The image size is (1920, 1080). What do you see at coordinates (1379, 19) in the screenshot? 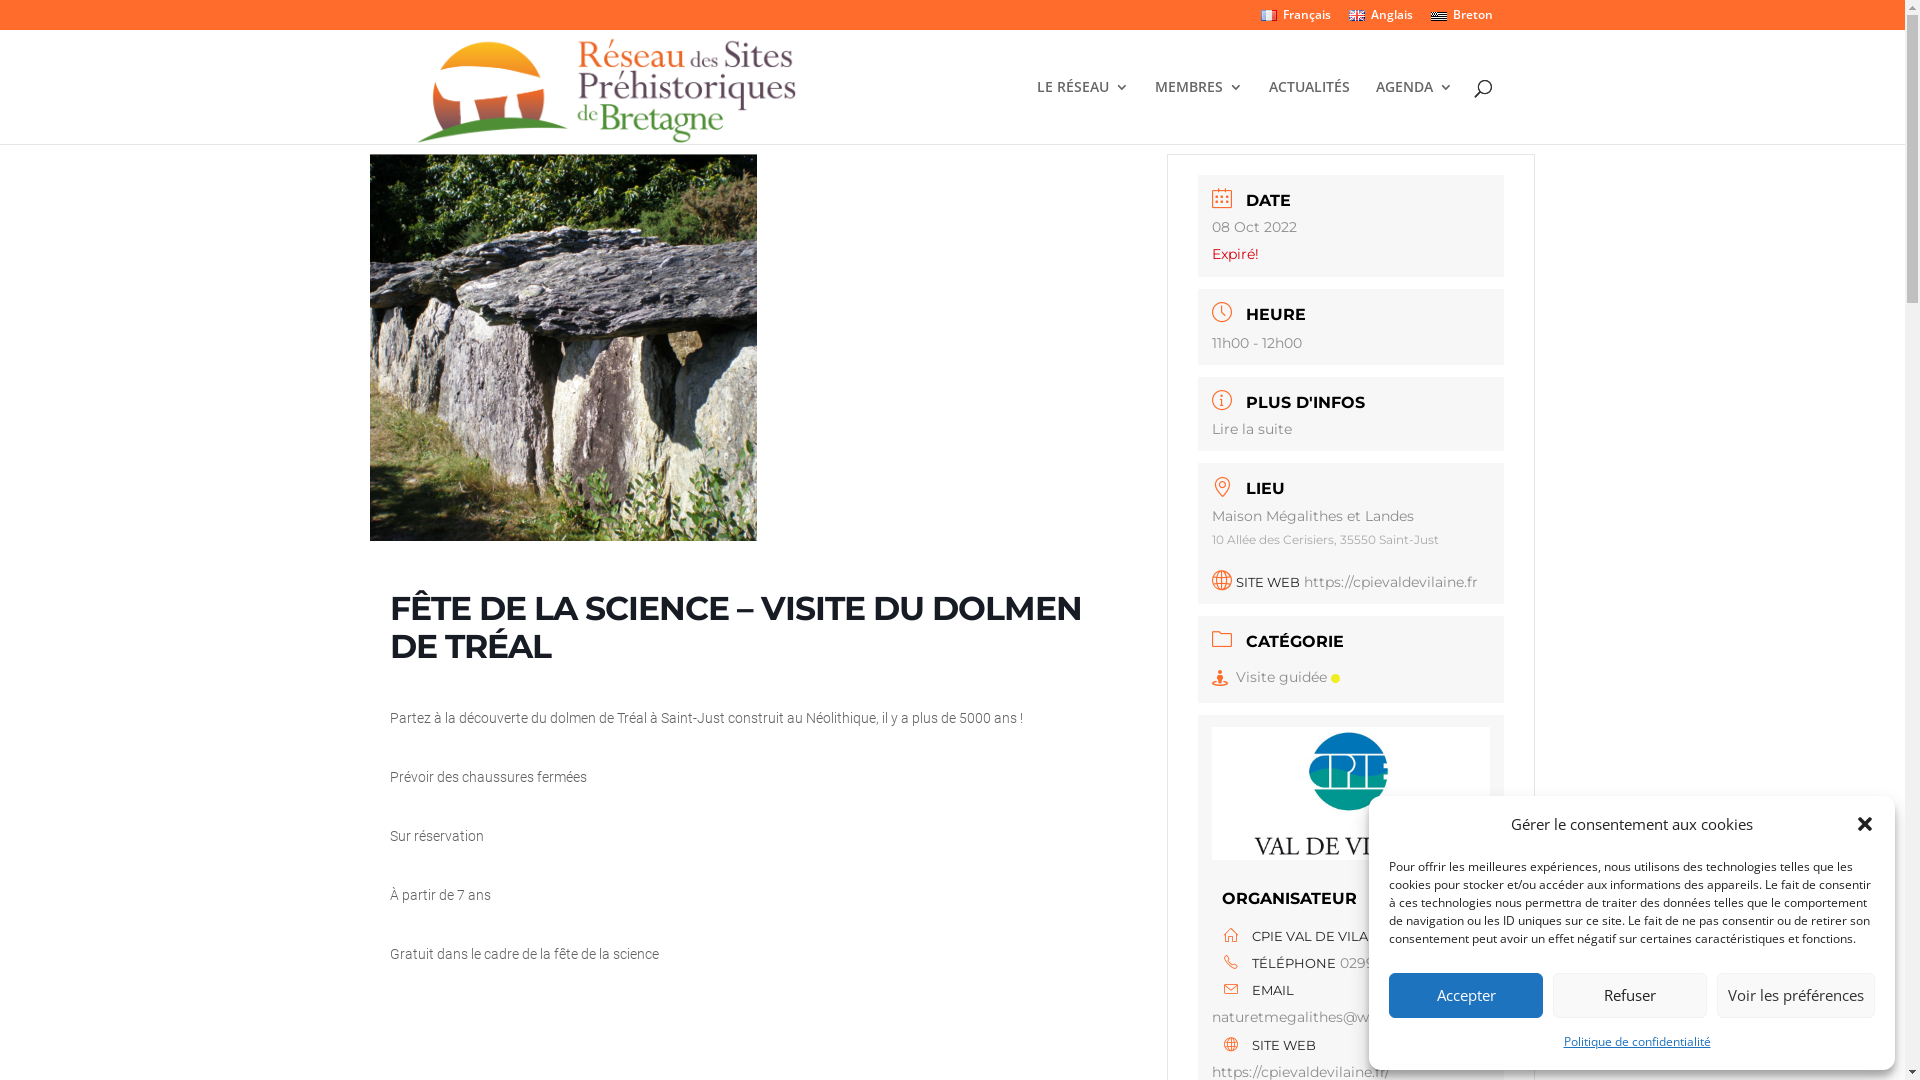
I see `'Anglais'` at bounding box center [1379, 19].